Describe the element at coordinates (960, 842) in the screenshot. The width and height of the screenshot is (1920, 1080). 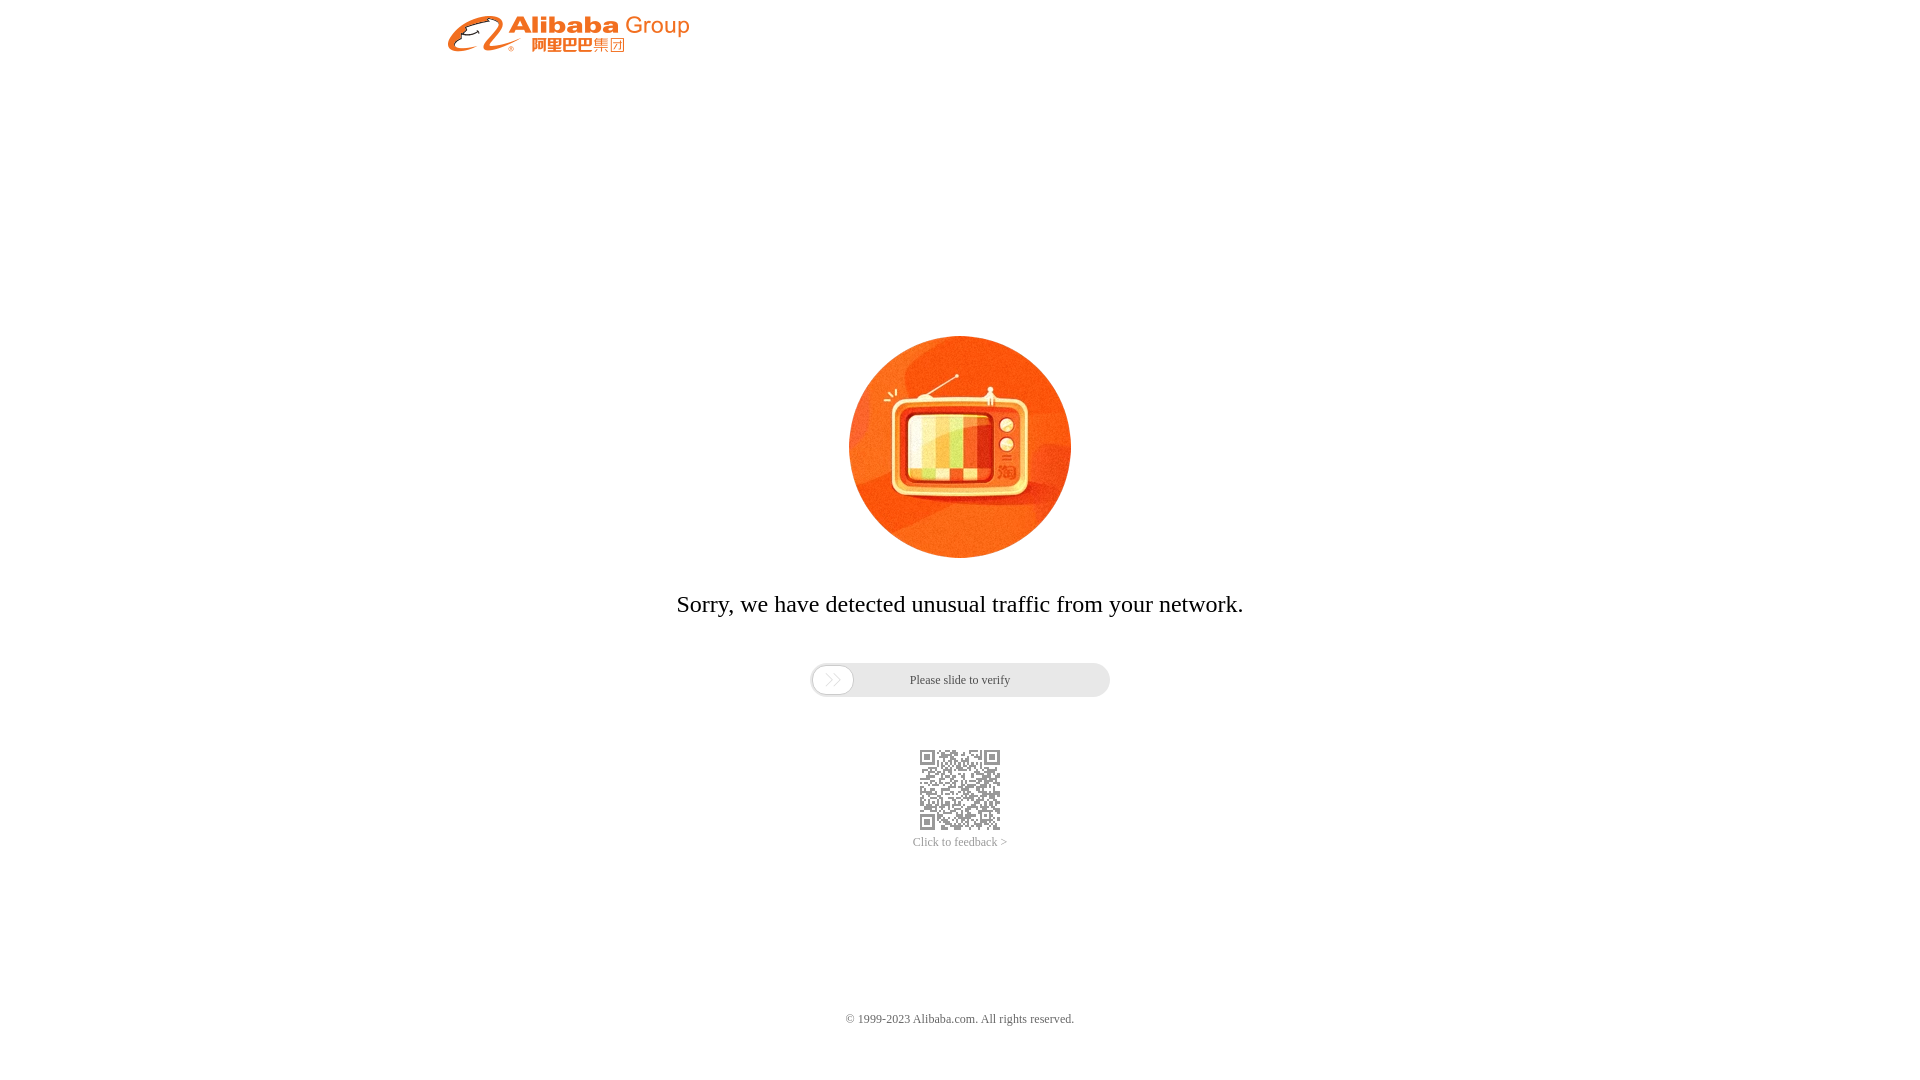
I see `'Click to feedback >'` at that location.